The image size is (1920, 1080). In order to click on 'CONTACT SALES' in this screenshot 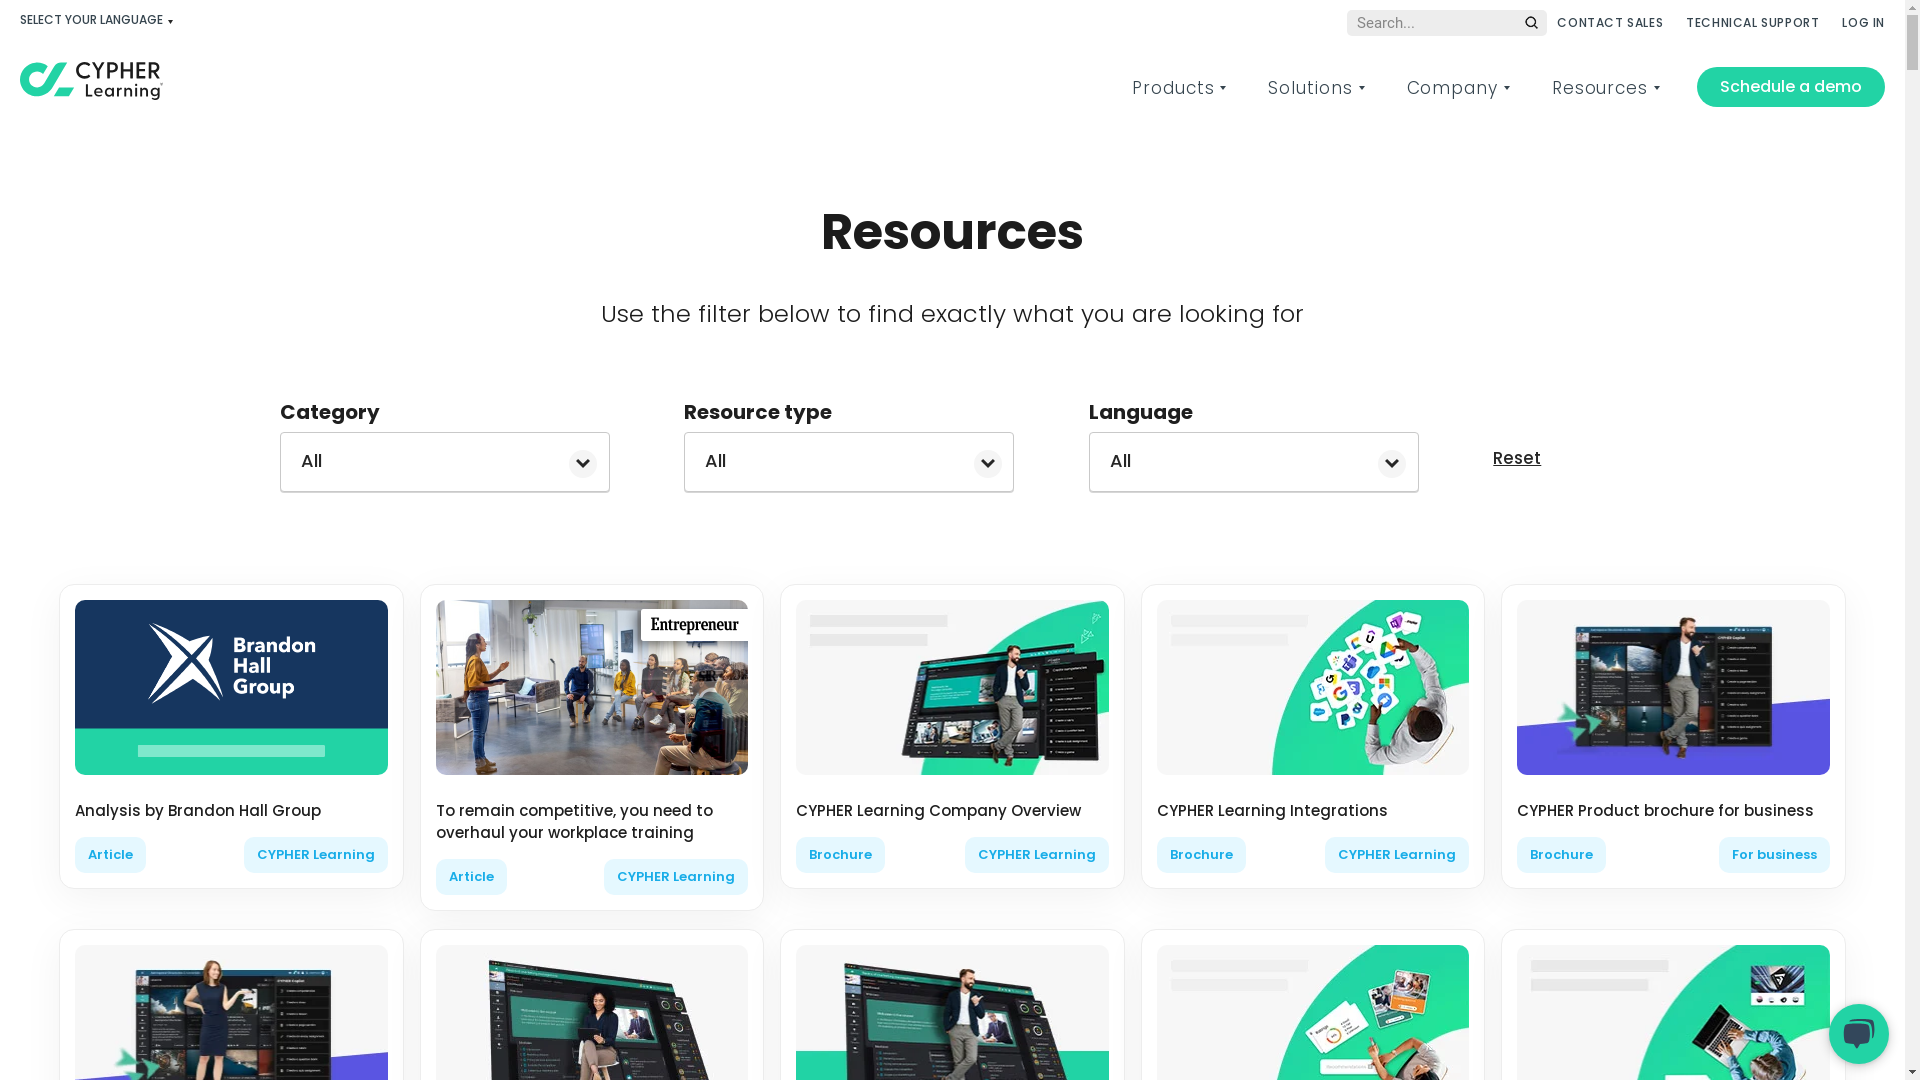, I will do `click(1609, 22)`.